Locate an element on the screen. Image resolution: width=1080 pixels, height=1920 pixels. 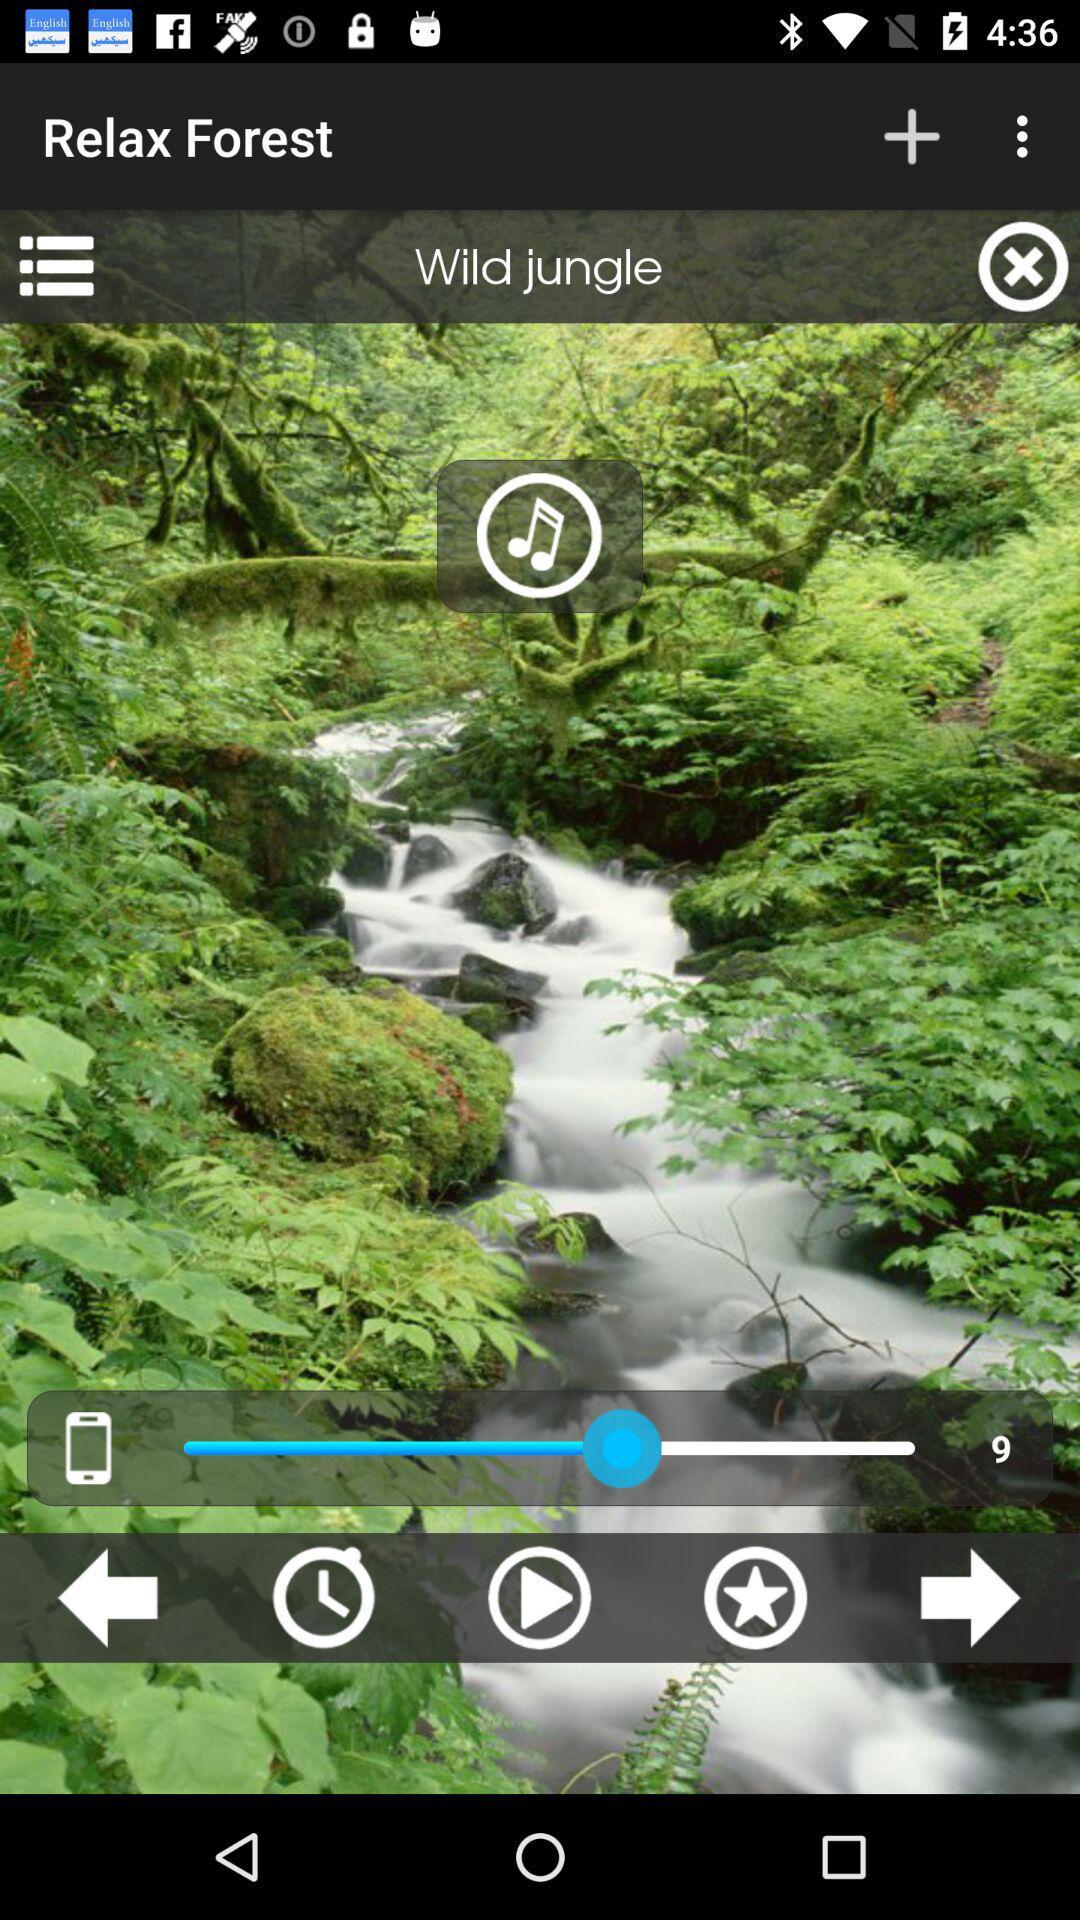
the arrow_forward icon is located at coordinates (969, 1596).